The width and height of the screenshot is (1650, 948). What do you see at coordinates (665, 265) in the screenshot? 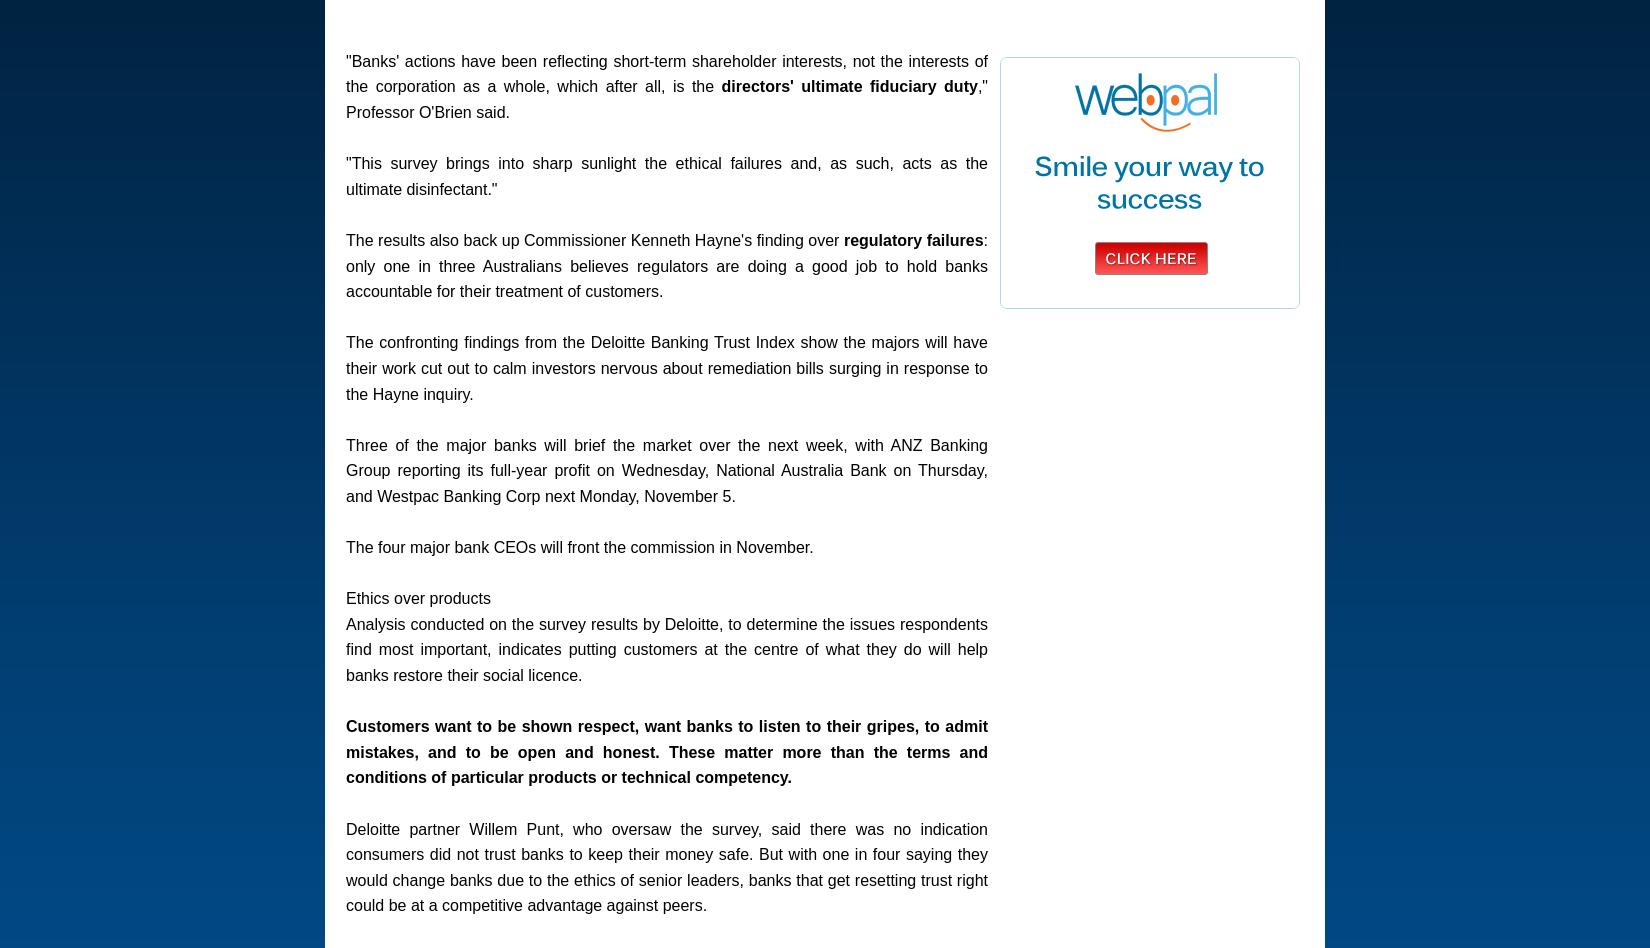
I see `': only one in three Australians believes regulators are doing a good job to hold banks accountable for their treatment of customers.'` at bounding box center [665, 265].